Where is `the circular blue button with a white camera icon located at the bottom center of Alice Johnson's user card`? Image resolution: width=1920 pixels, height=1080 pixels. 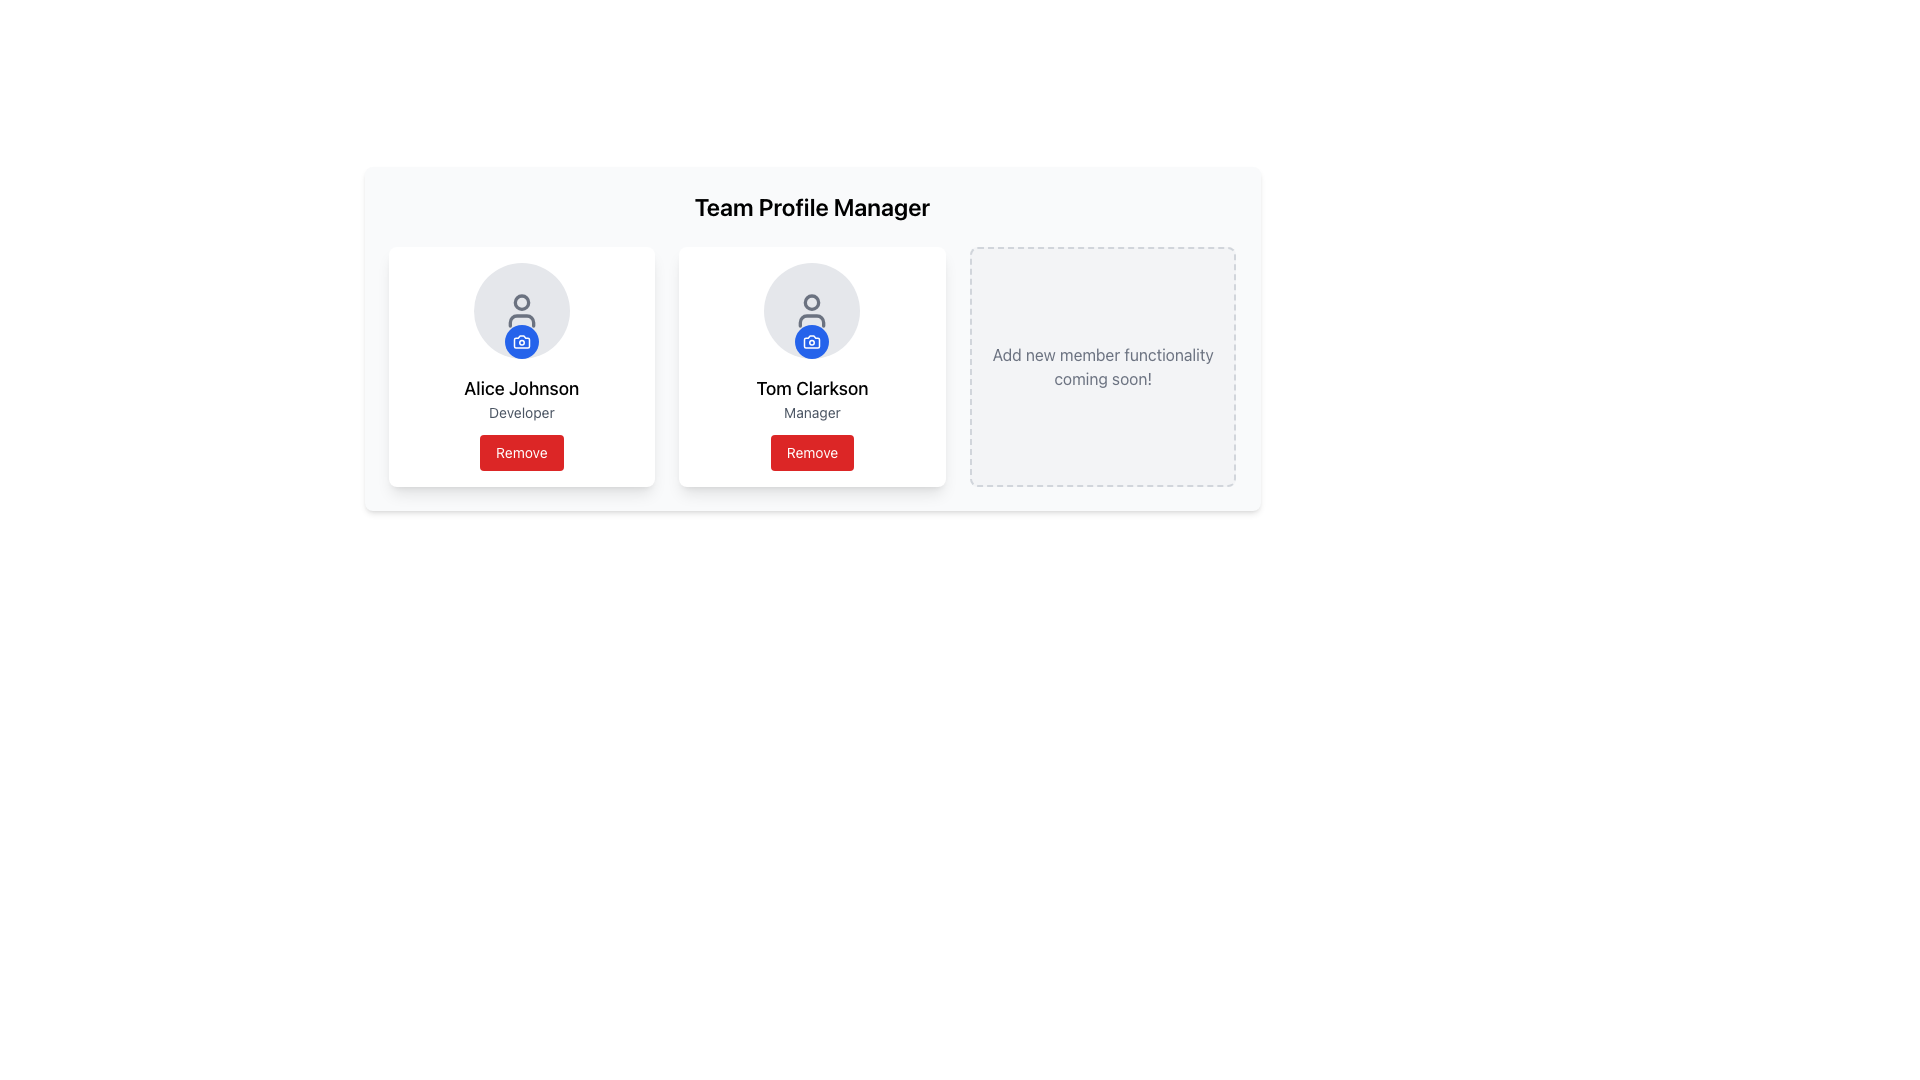 the circular blue button with a white camera icon located at the bottom center of Alice Johnson's user card is located at coordinates (521, 341).